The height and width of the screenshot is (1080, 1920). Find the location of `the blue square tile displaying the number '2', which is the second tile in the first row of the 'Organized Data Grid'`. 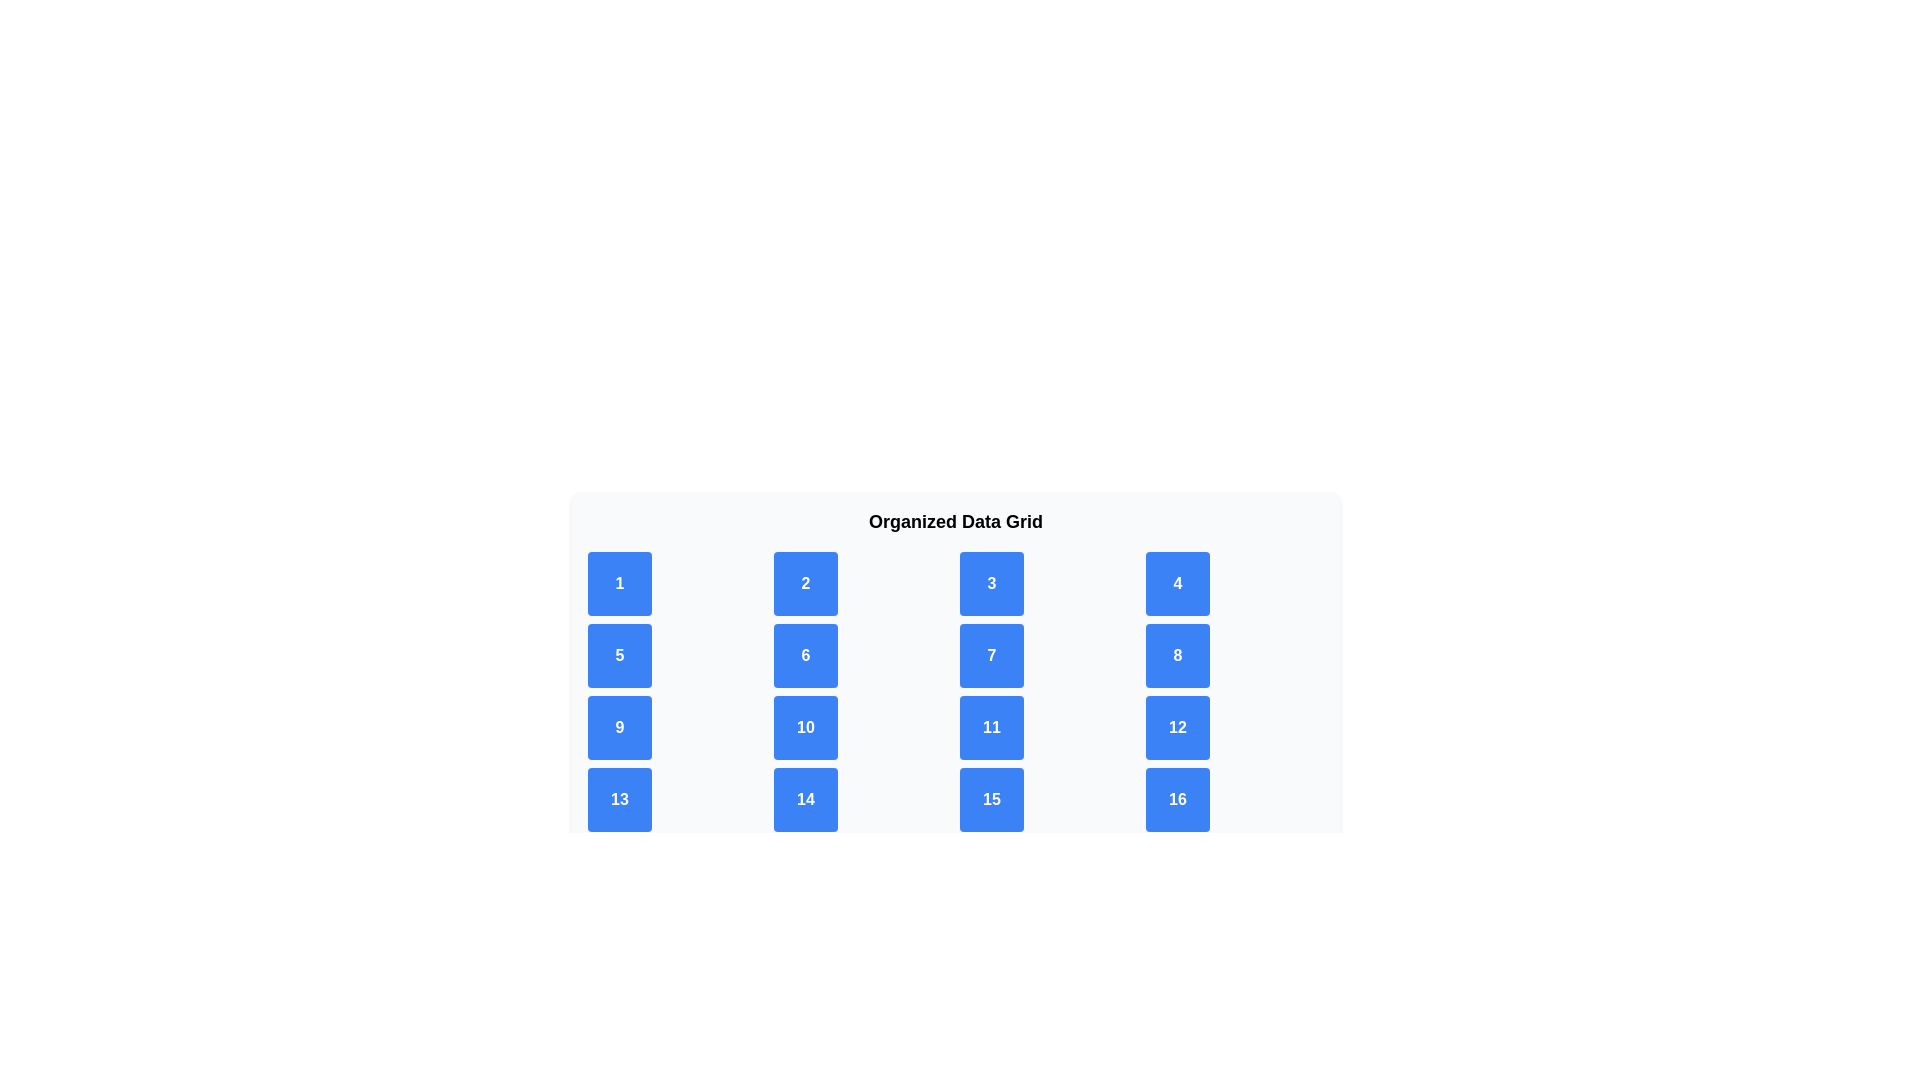

the blue square tile displaying the number '2', which is the second tile in the first row of the 'Organized Data Grid' is located at coordinates (806, 583).